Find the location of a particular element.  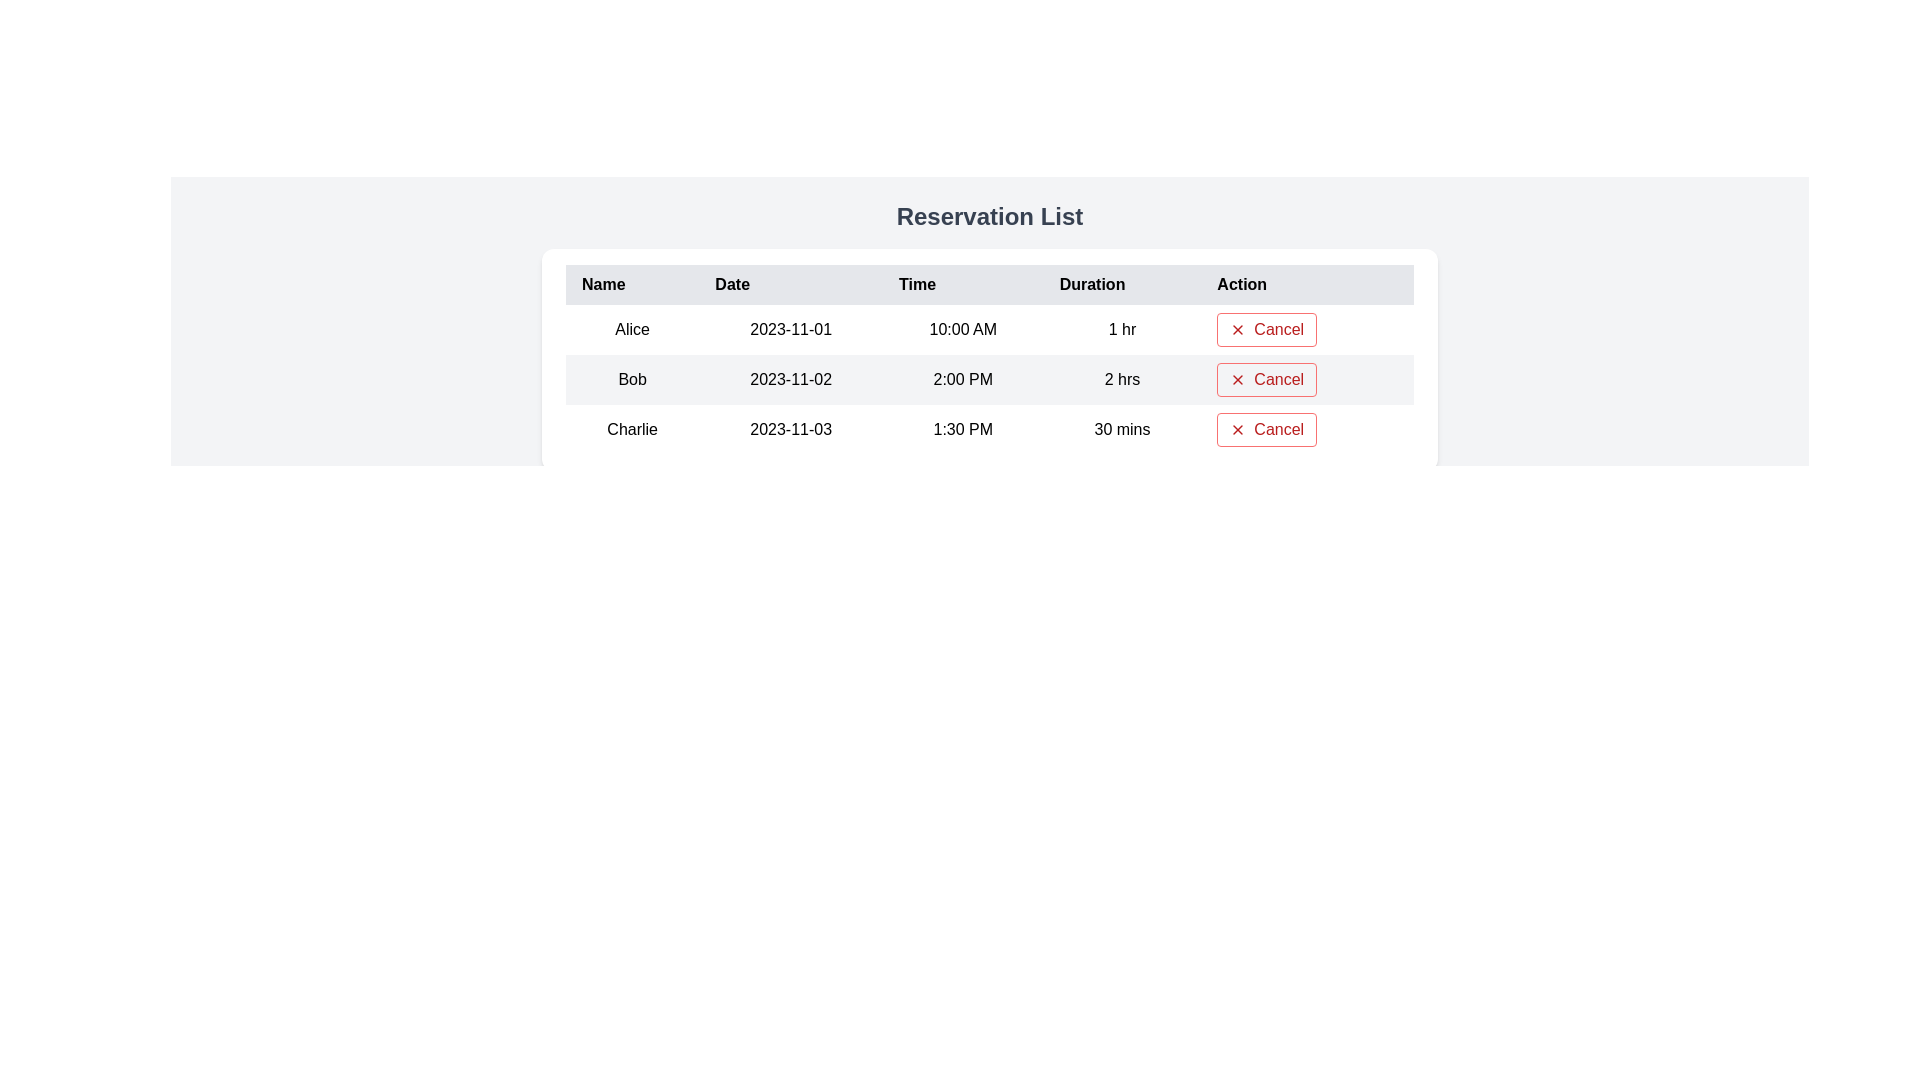

the table cell displaying the date '2023-11-03', which is located in the third row and second column of the reservation table is located at coordinates (790, 428).